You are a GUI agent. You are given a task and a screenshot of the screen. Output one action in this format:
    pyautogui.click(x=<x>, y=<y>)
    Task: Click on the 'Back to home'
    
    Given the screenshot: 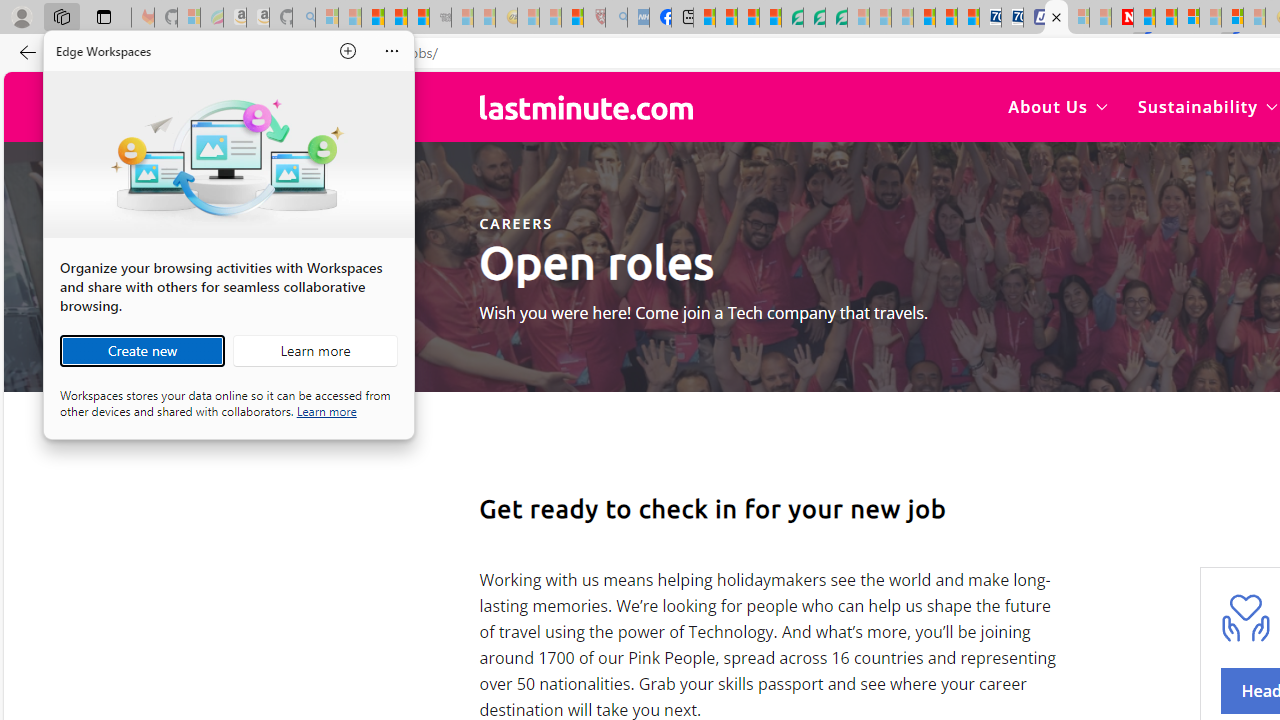 What is the action you would take?
    pyautogui.click(x=585, y=106)
    